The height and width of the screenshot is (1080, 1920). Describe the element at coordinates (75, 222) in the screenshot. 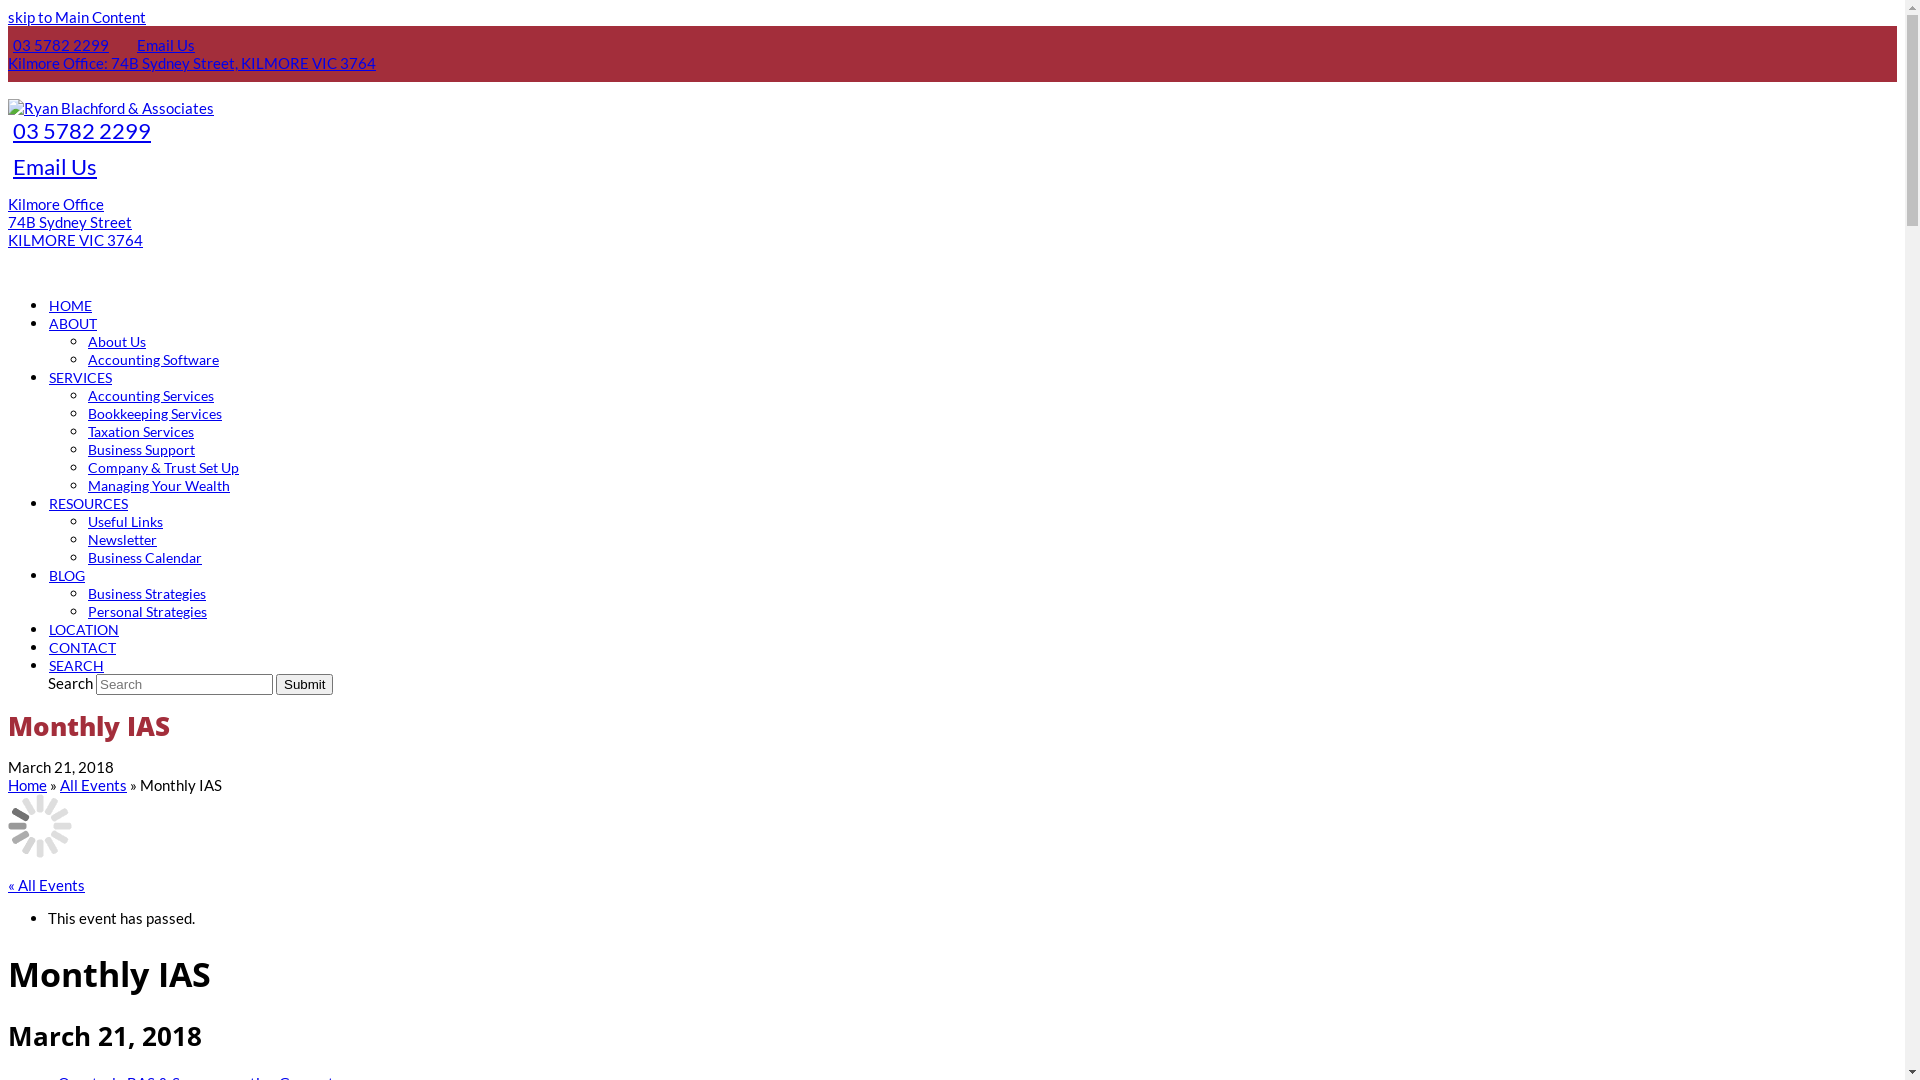

I see `'Kilmore Office` at that location.